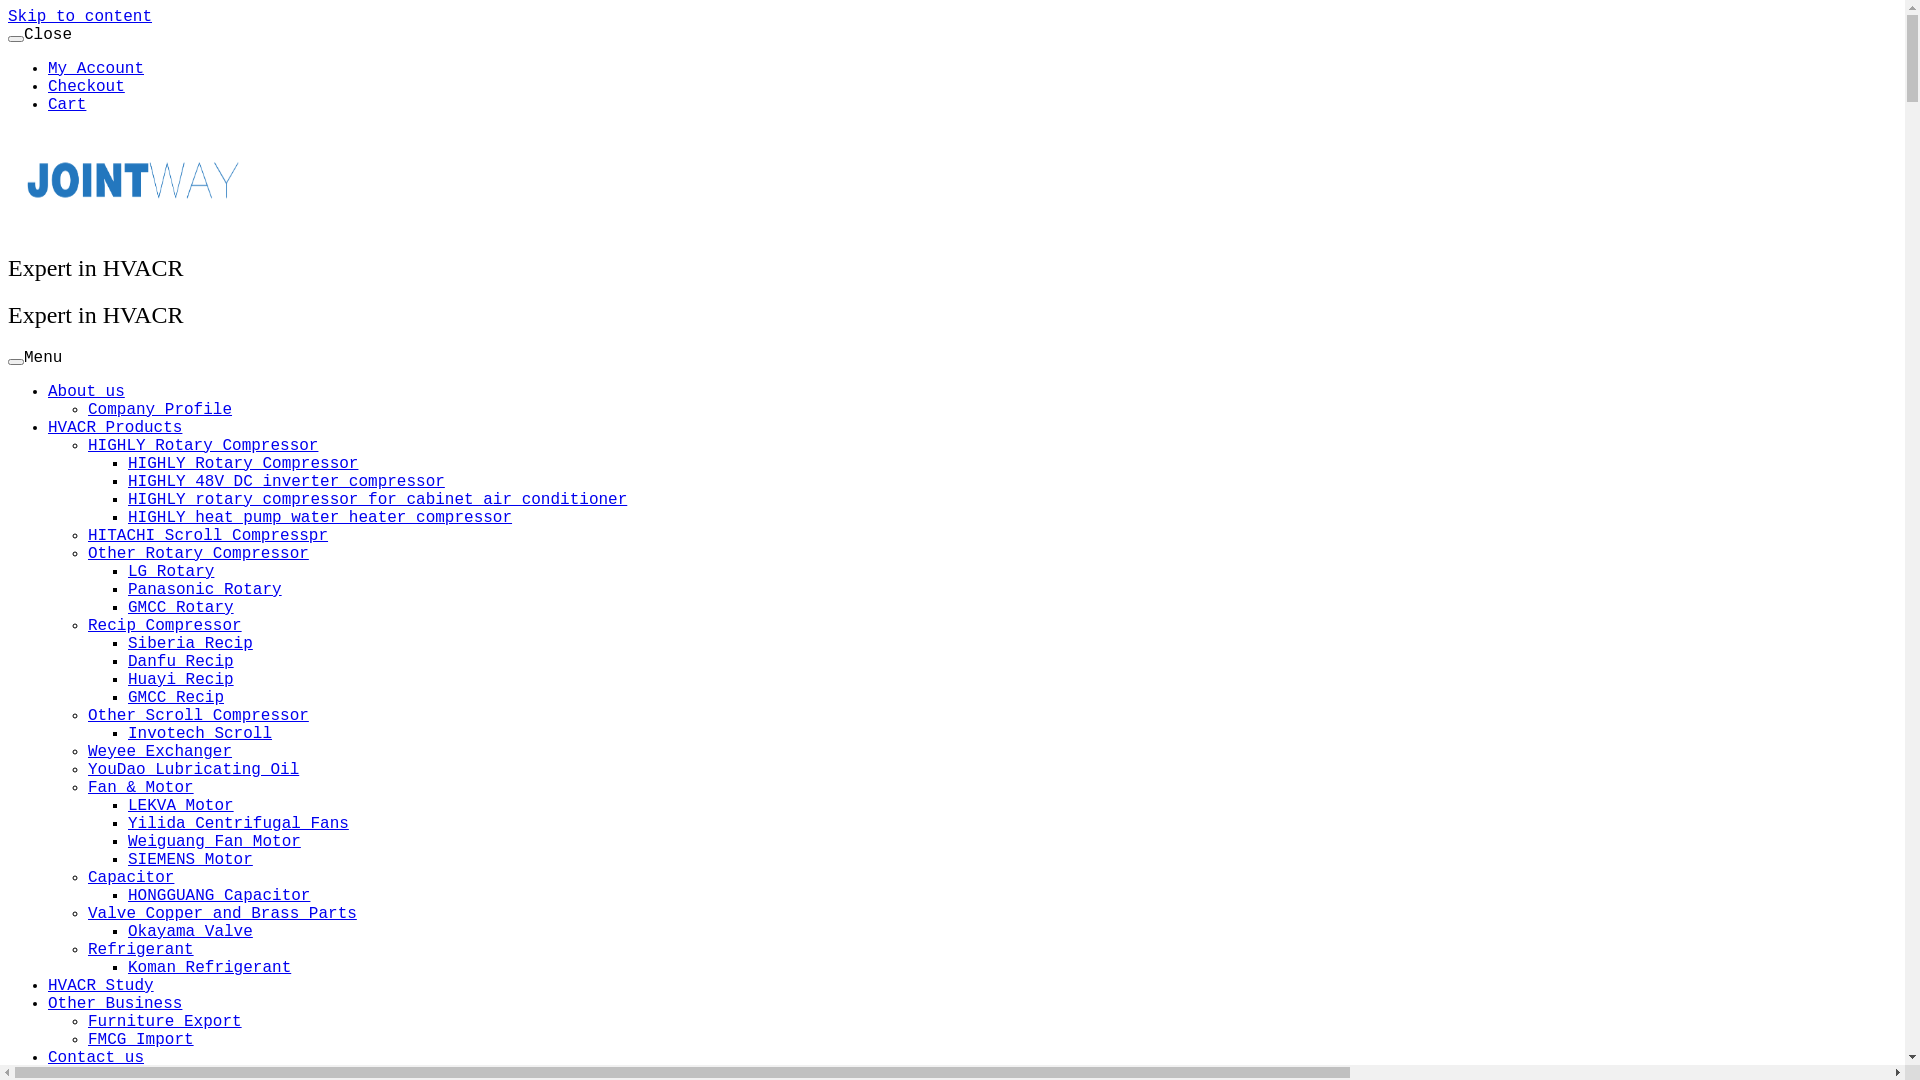  I want to click on 'Siberia Recip', so click(127, 644).